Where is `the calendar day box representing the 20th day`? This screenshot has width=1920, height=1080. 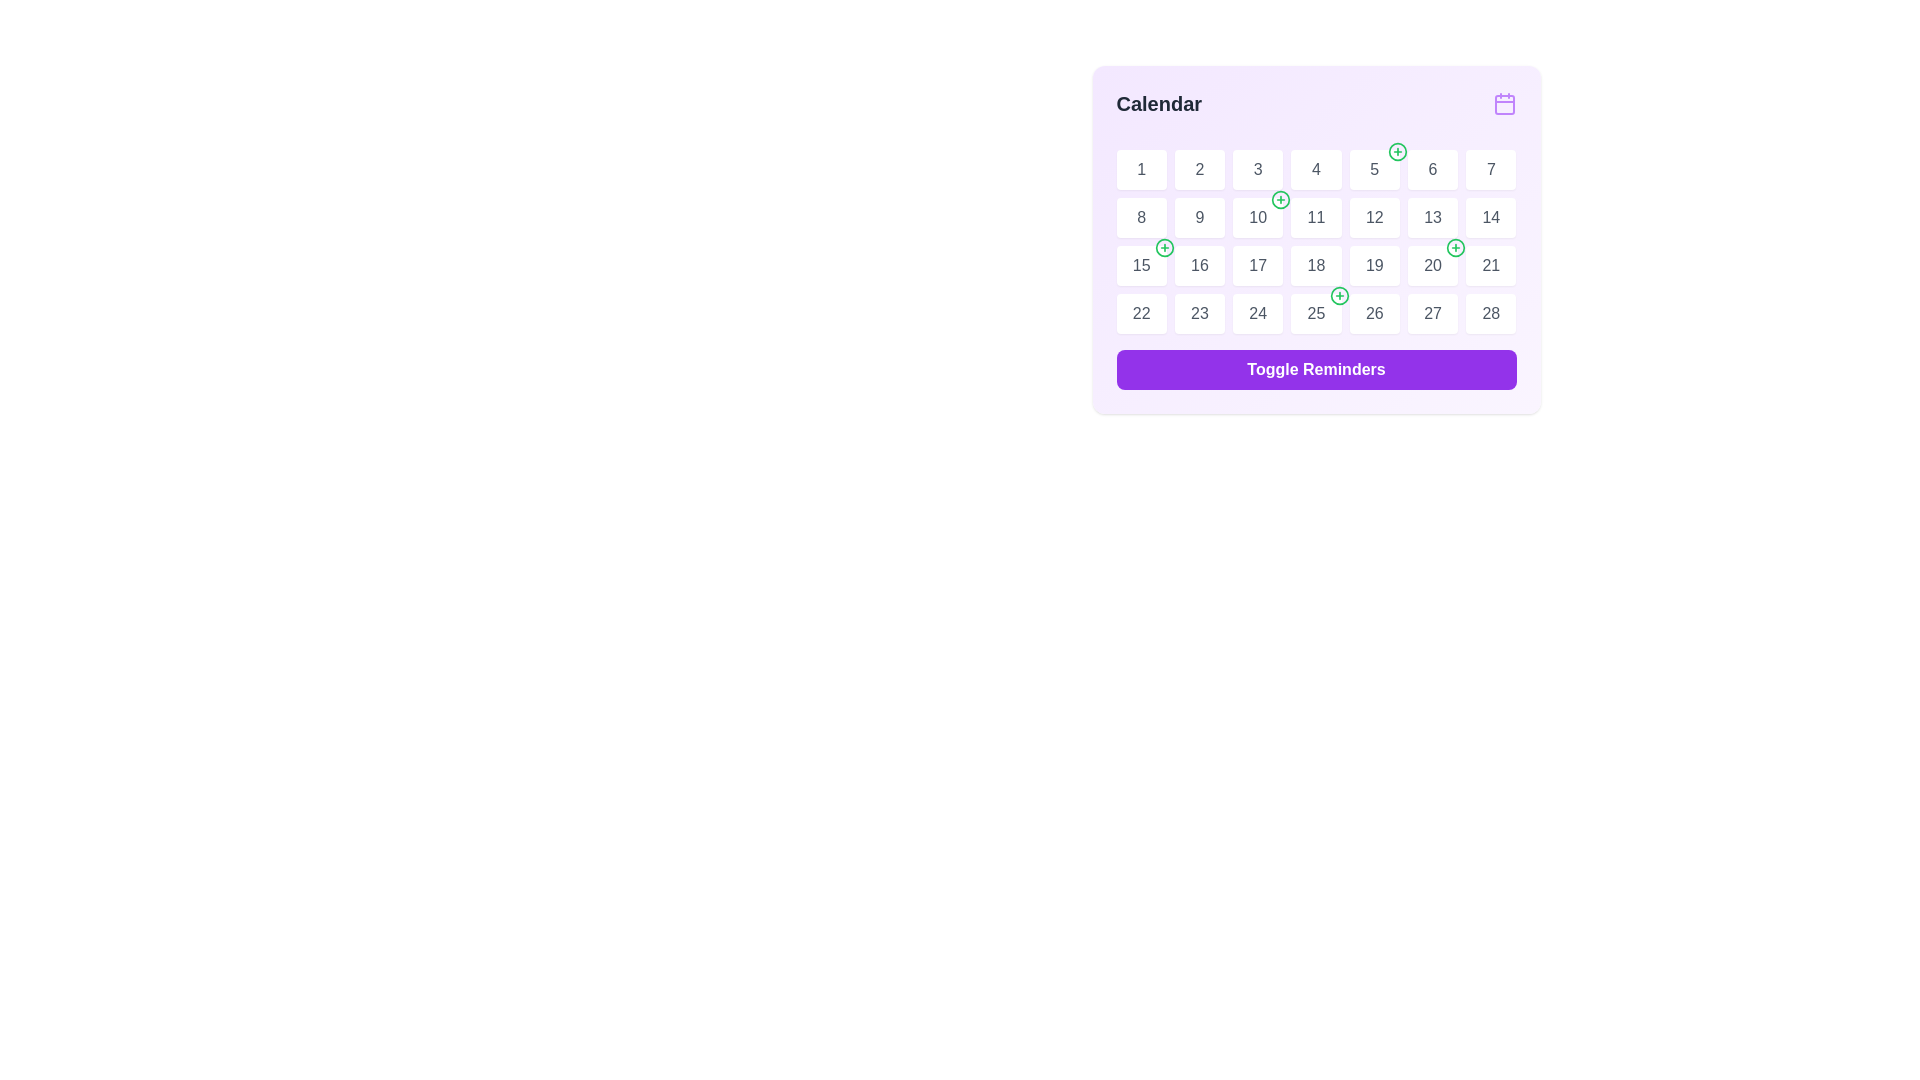
the calendar day box representing the 20th day is located at coordinates (1432, 265).